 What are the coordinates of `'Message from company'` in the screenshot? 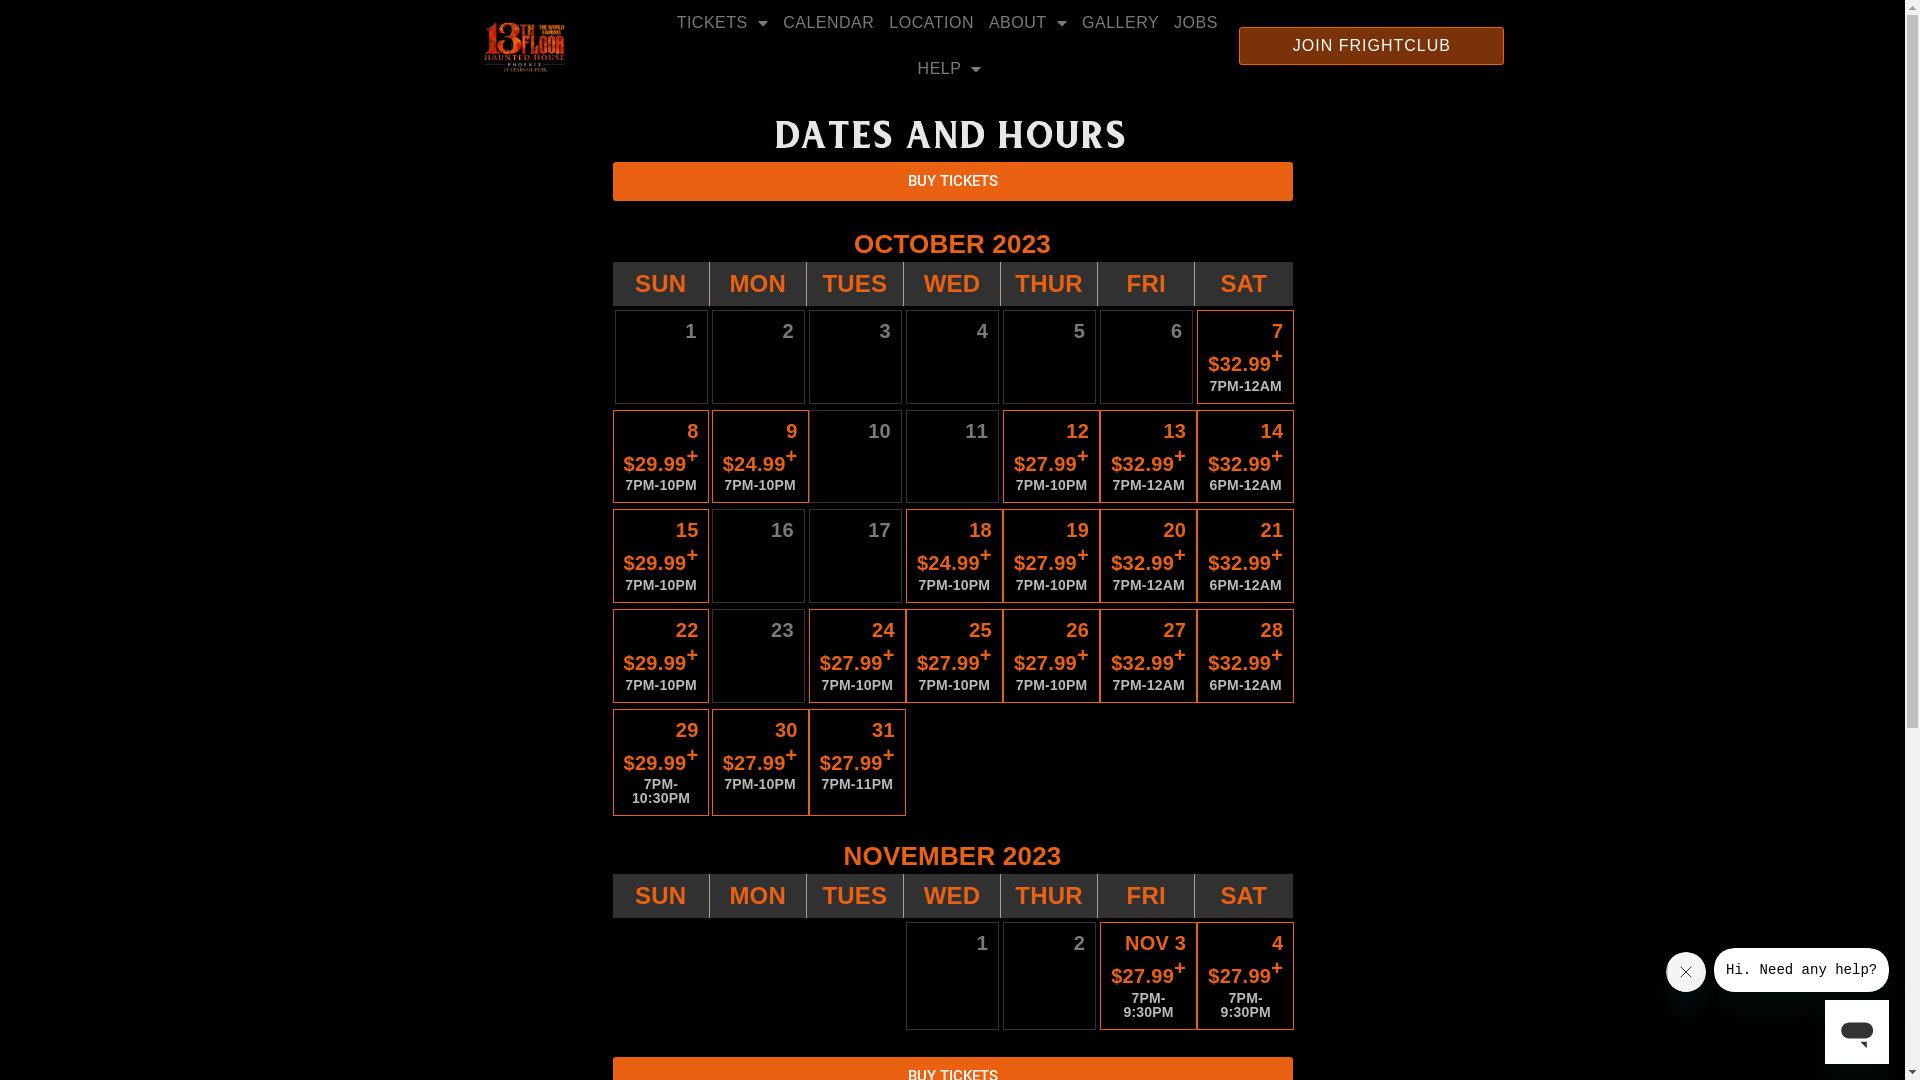 It's located at (1801, 968).